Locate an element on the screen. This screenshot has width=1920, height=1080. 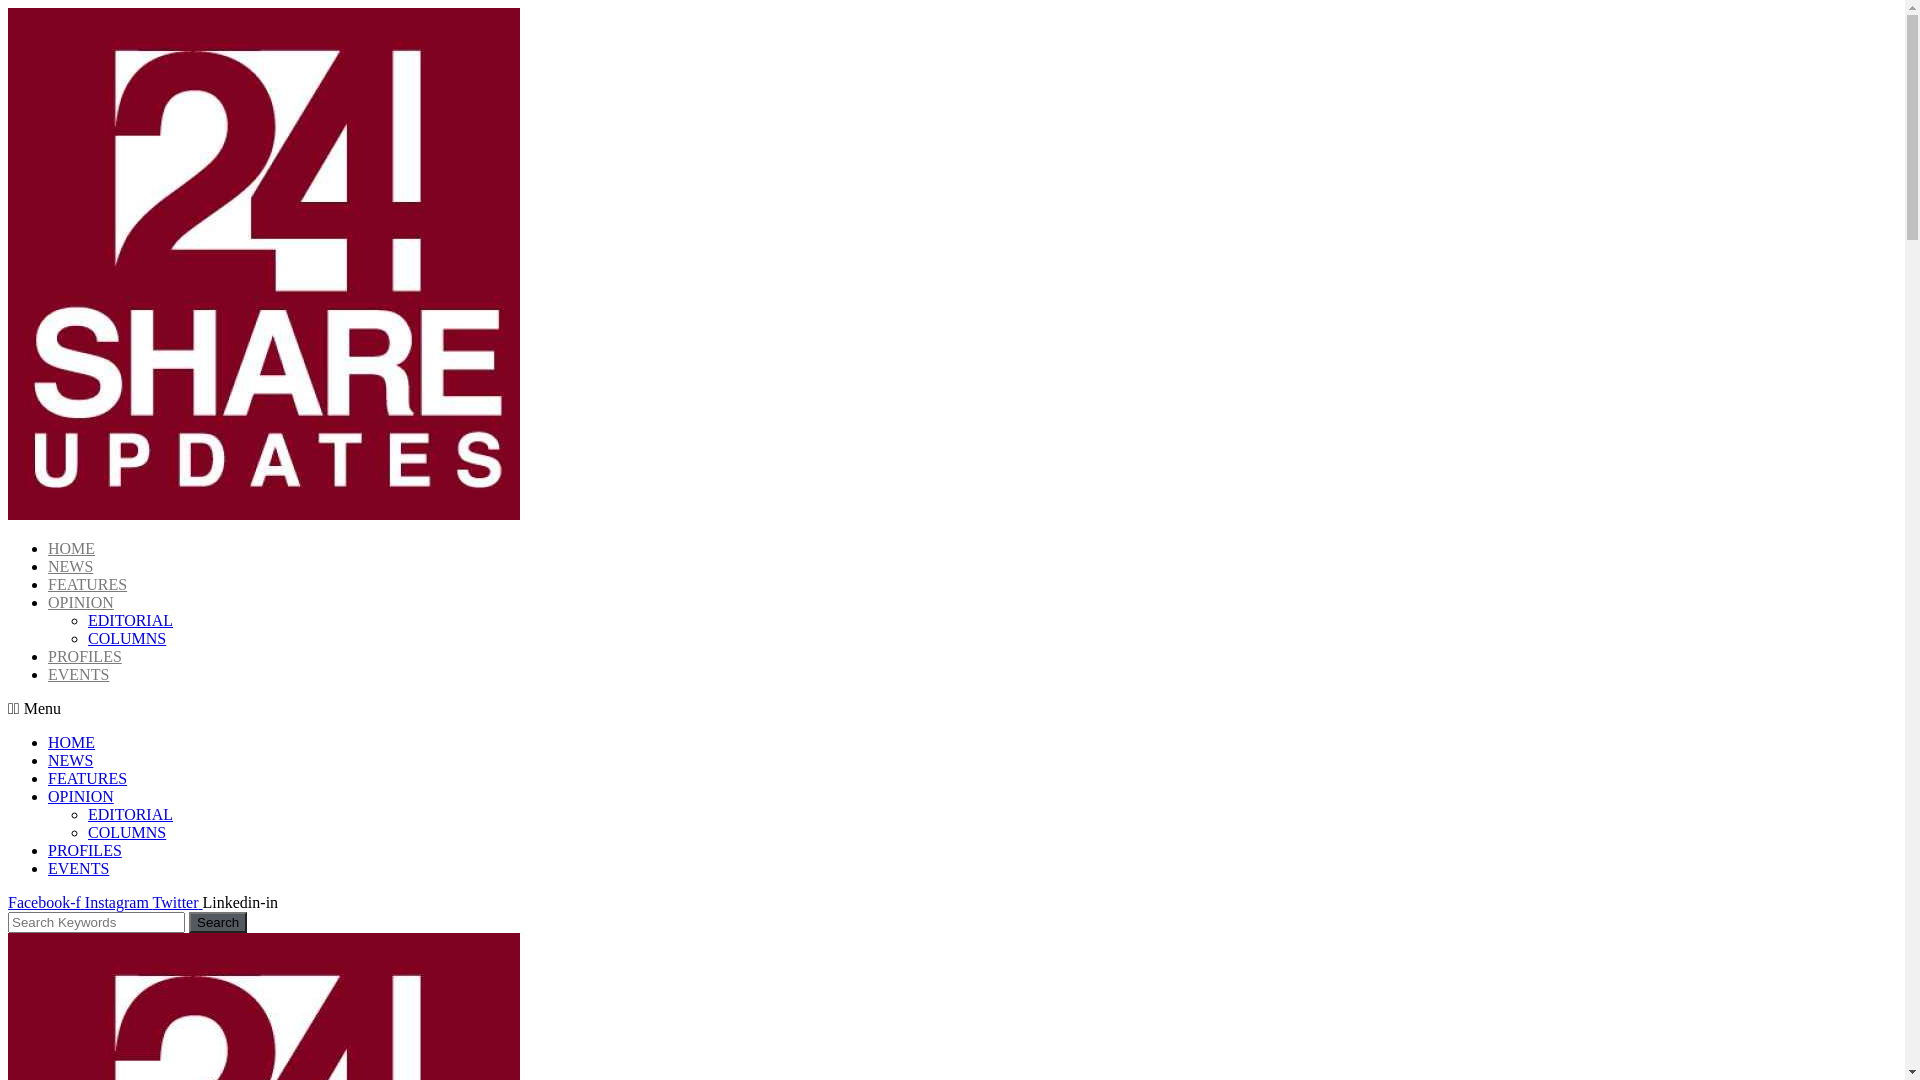
'Instagram' is located at coordinates (118, 902).